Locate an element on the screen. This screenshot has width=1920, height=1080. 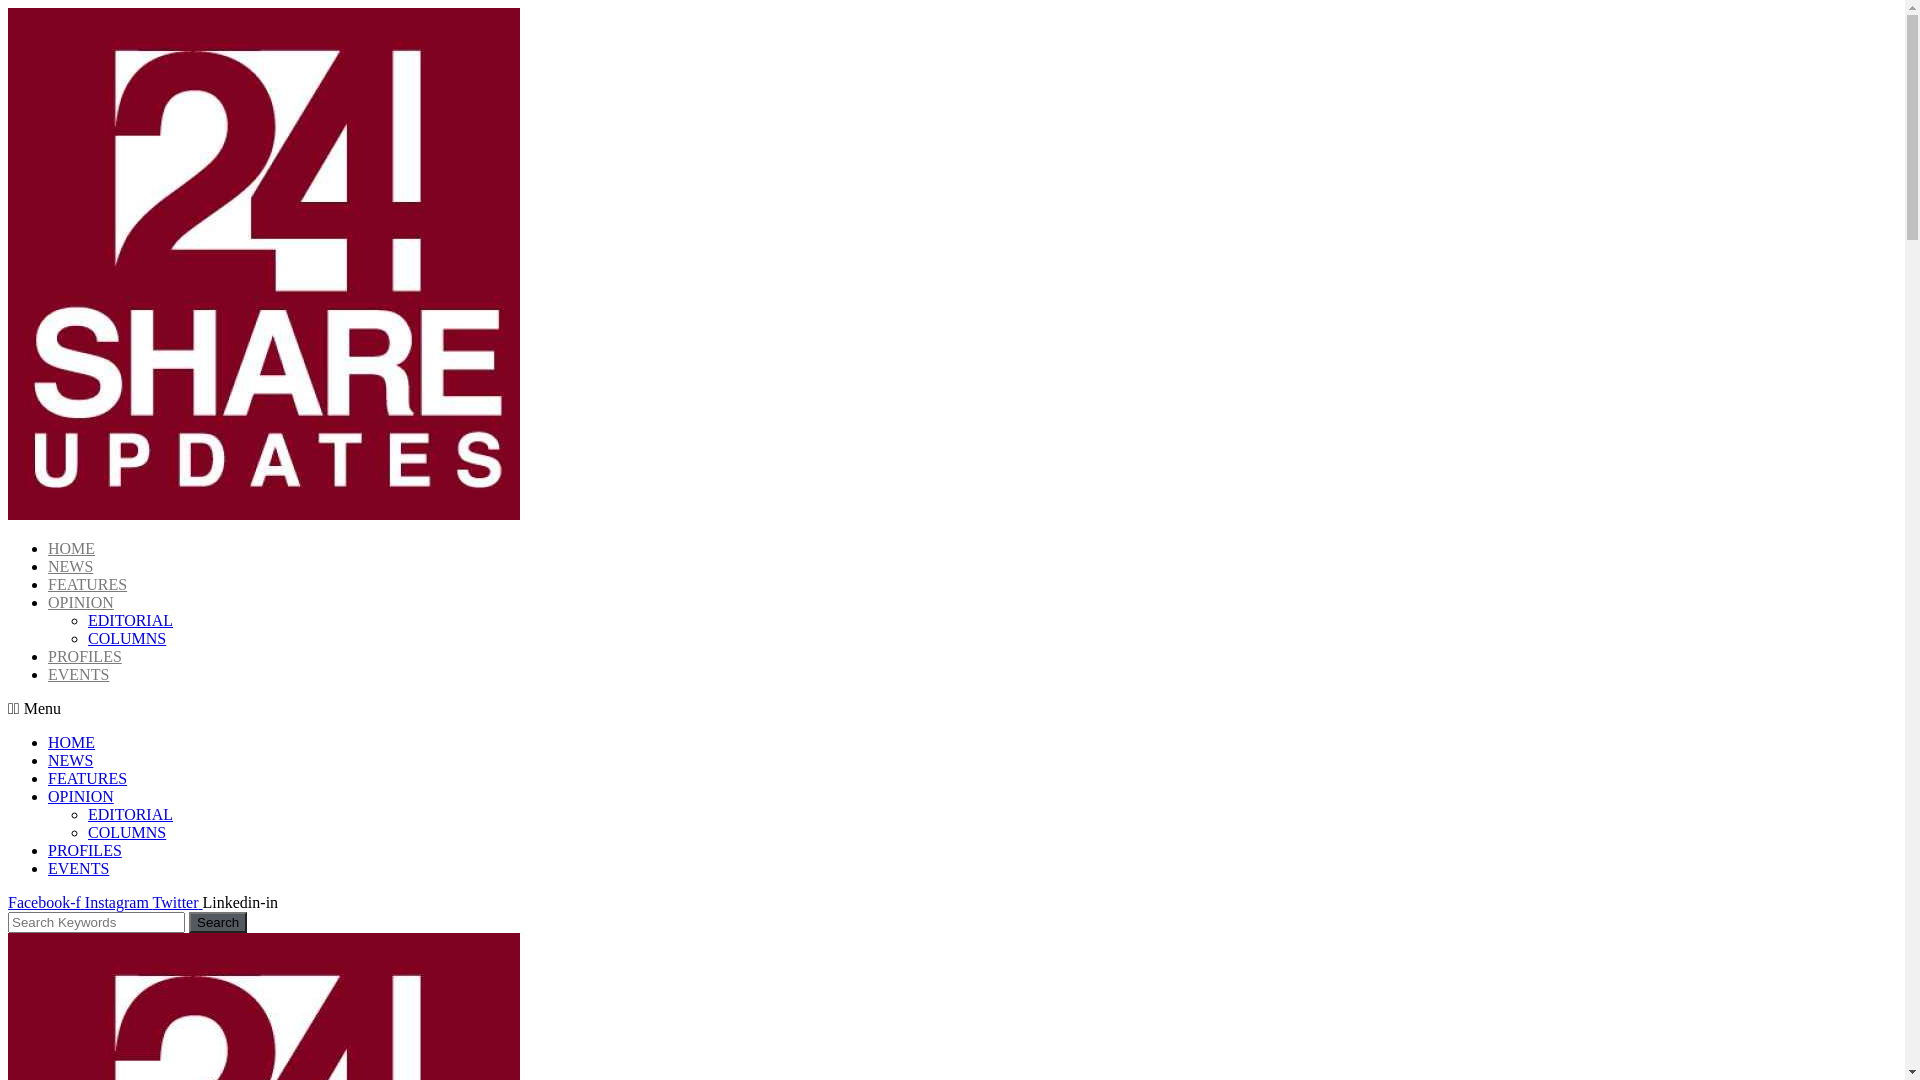
'Instagram' is located at coordinates (118, 902).